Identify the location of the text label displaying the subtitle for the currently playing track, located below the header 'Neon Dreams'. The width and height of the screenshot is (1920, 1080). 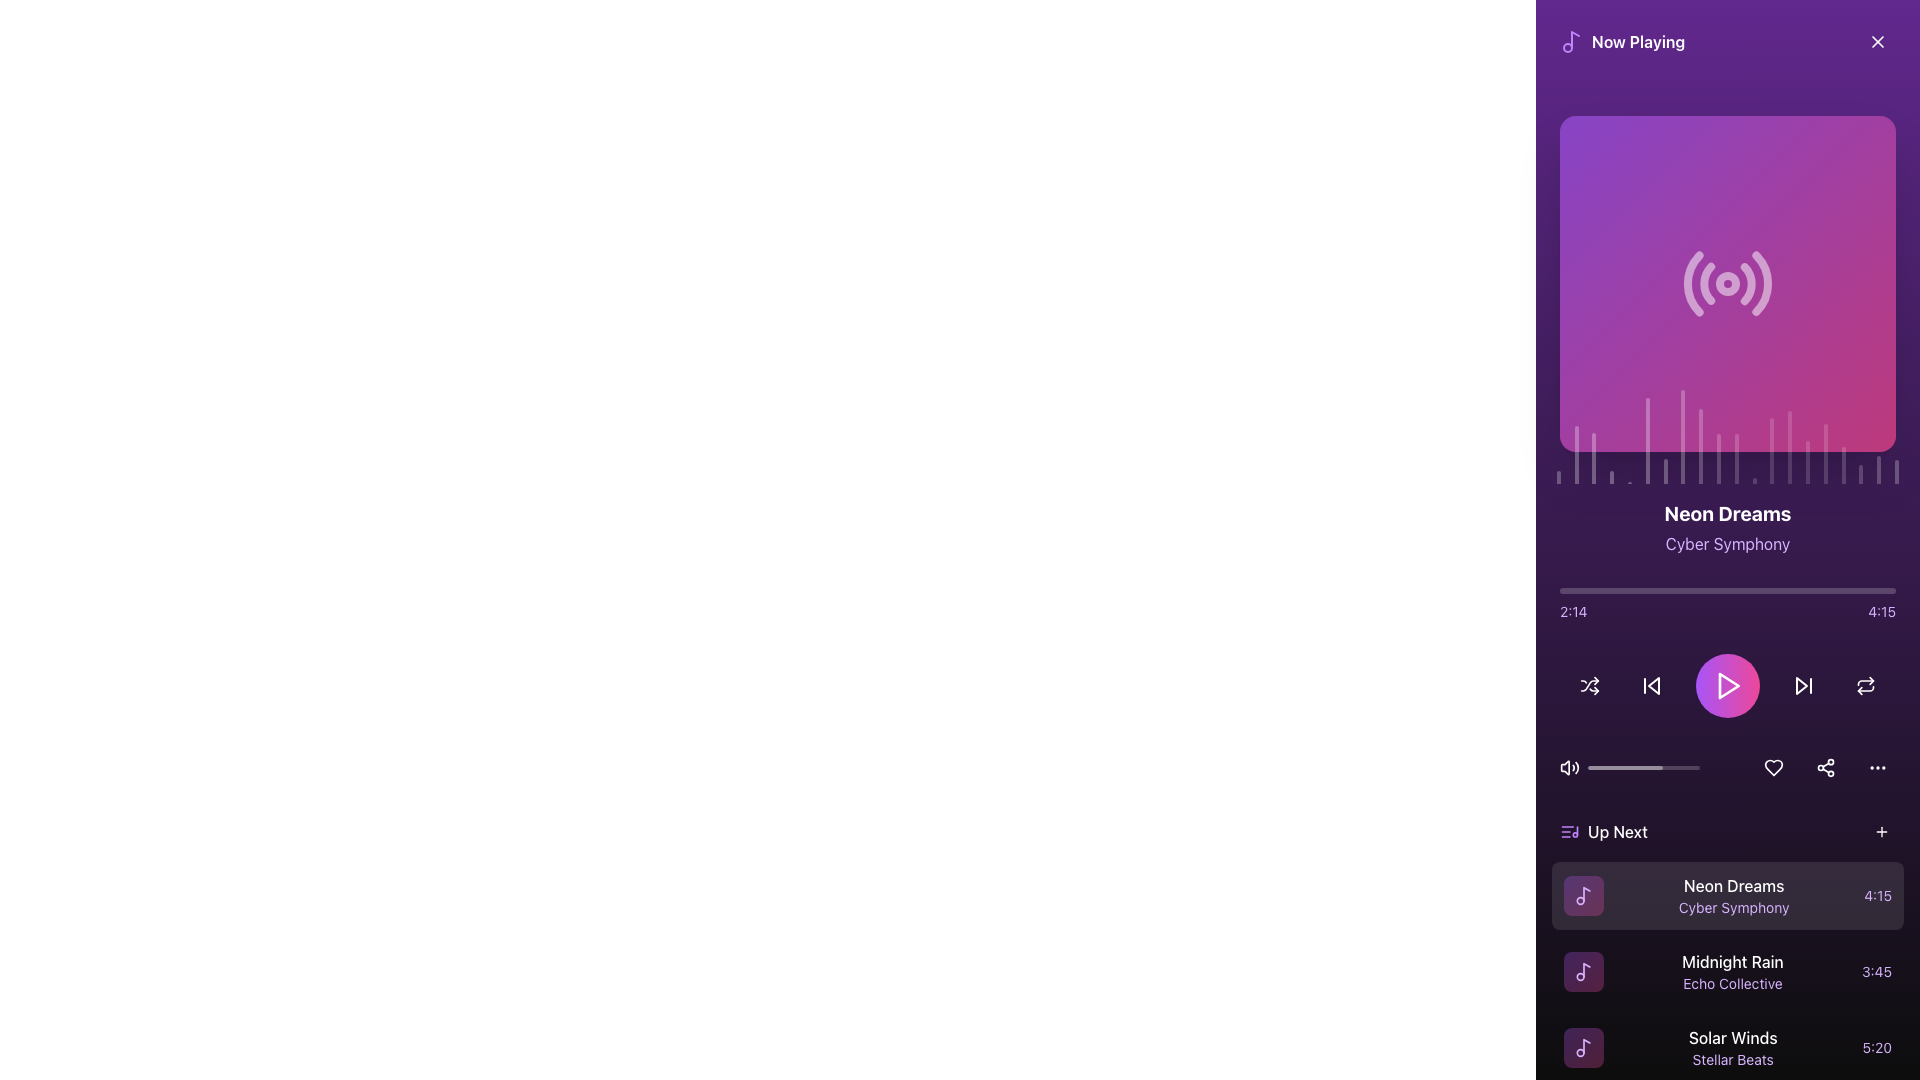
(1727, 543).